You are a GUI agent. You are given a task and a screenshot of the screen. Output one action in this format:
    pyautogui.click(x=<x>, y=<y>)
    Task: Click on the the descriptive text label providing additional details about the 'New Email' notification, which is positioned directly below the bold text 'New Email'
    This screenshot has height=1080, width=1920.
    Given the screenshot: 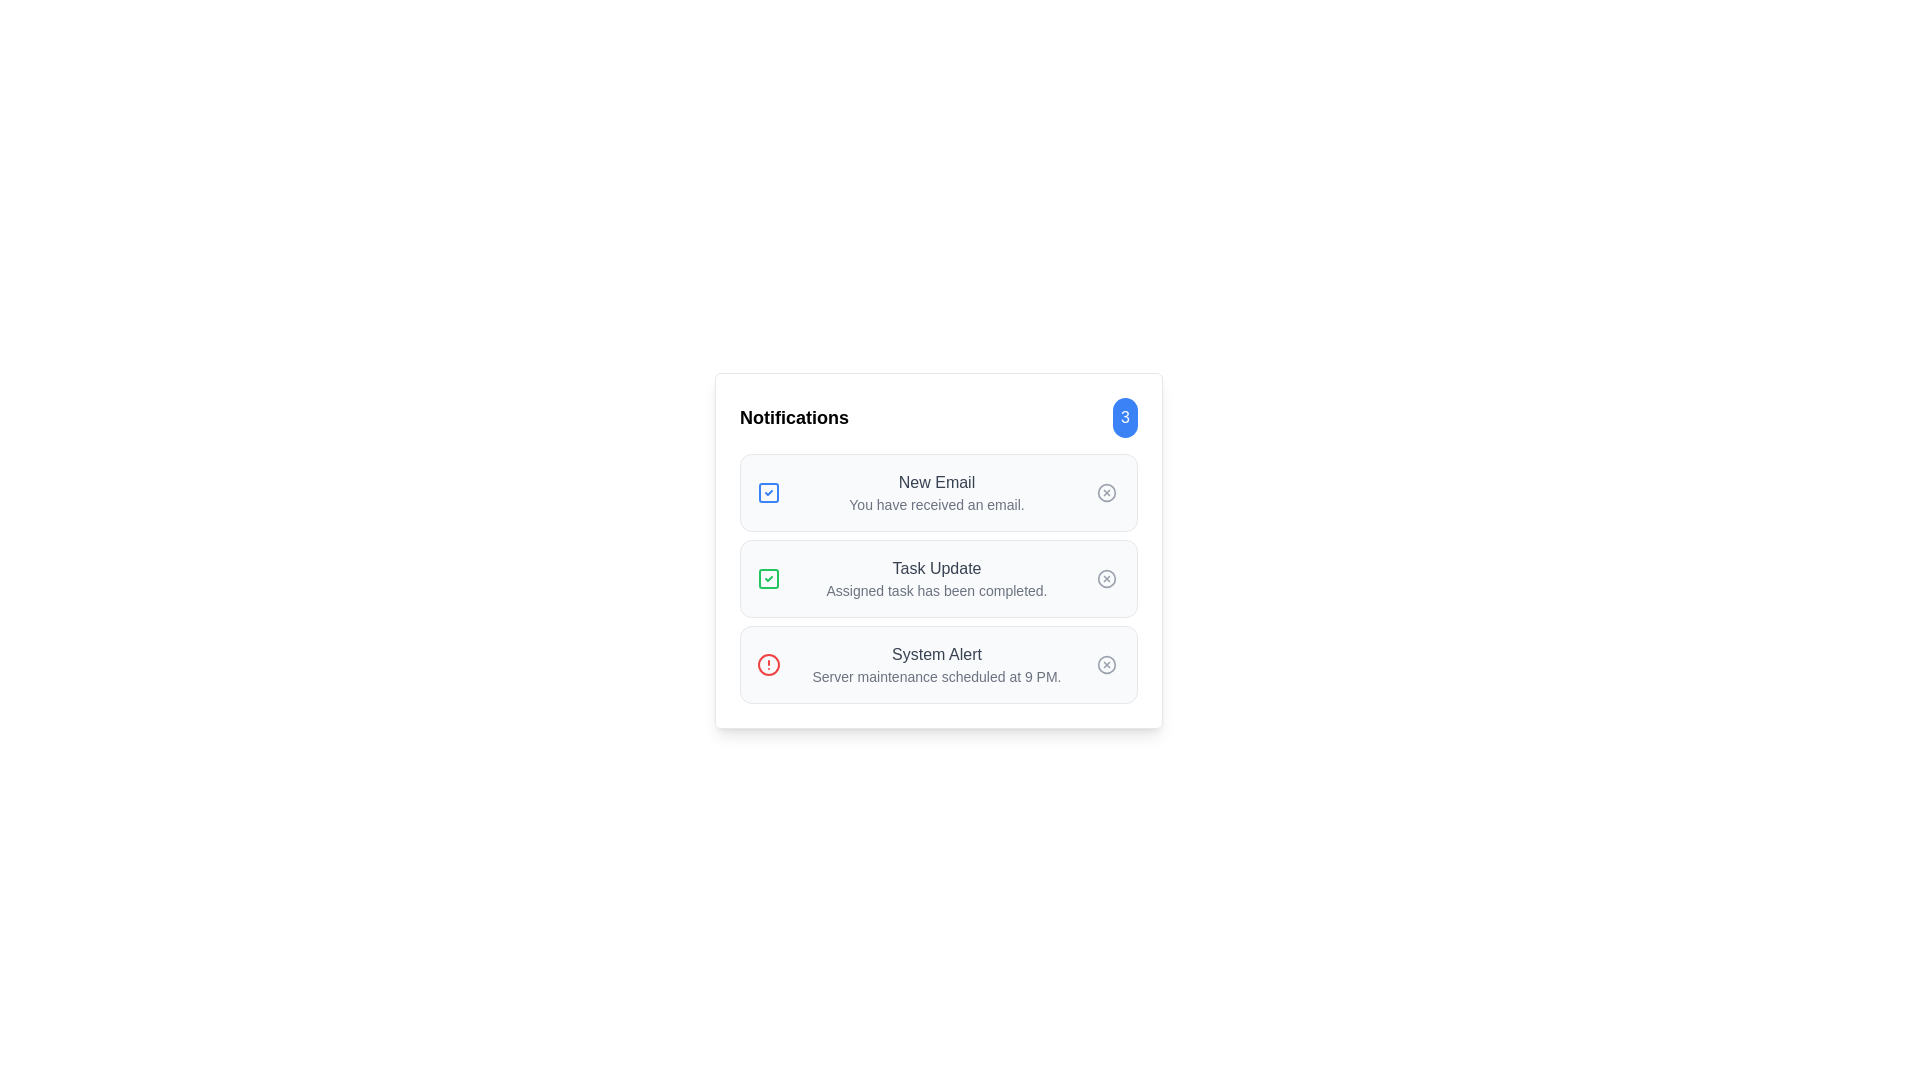 What is the action you would take?
    pyautogui.click(x=935, y=504)
    